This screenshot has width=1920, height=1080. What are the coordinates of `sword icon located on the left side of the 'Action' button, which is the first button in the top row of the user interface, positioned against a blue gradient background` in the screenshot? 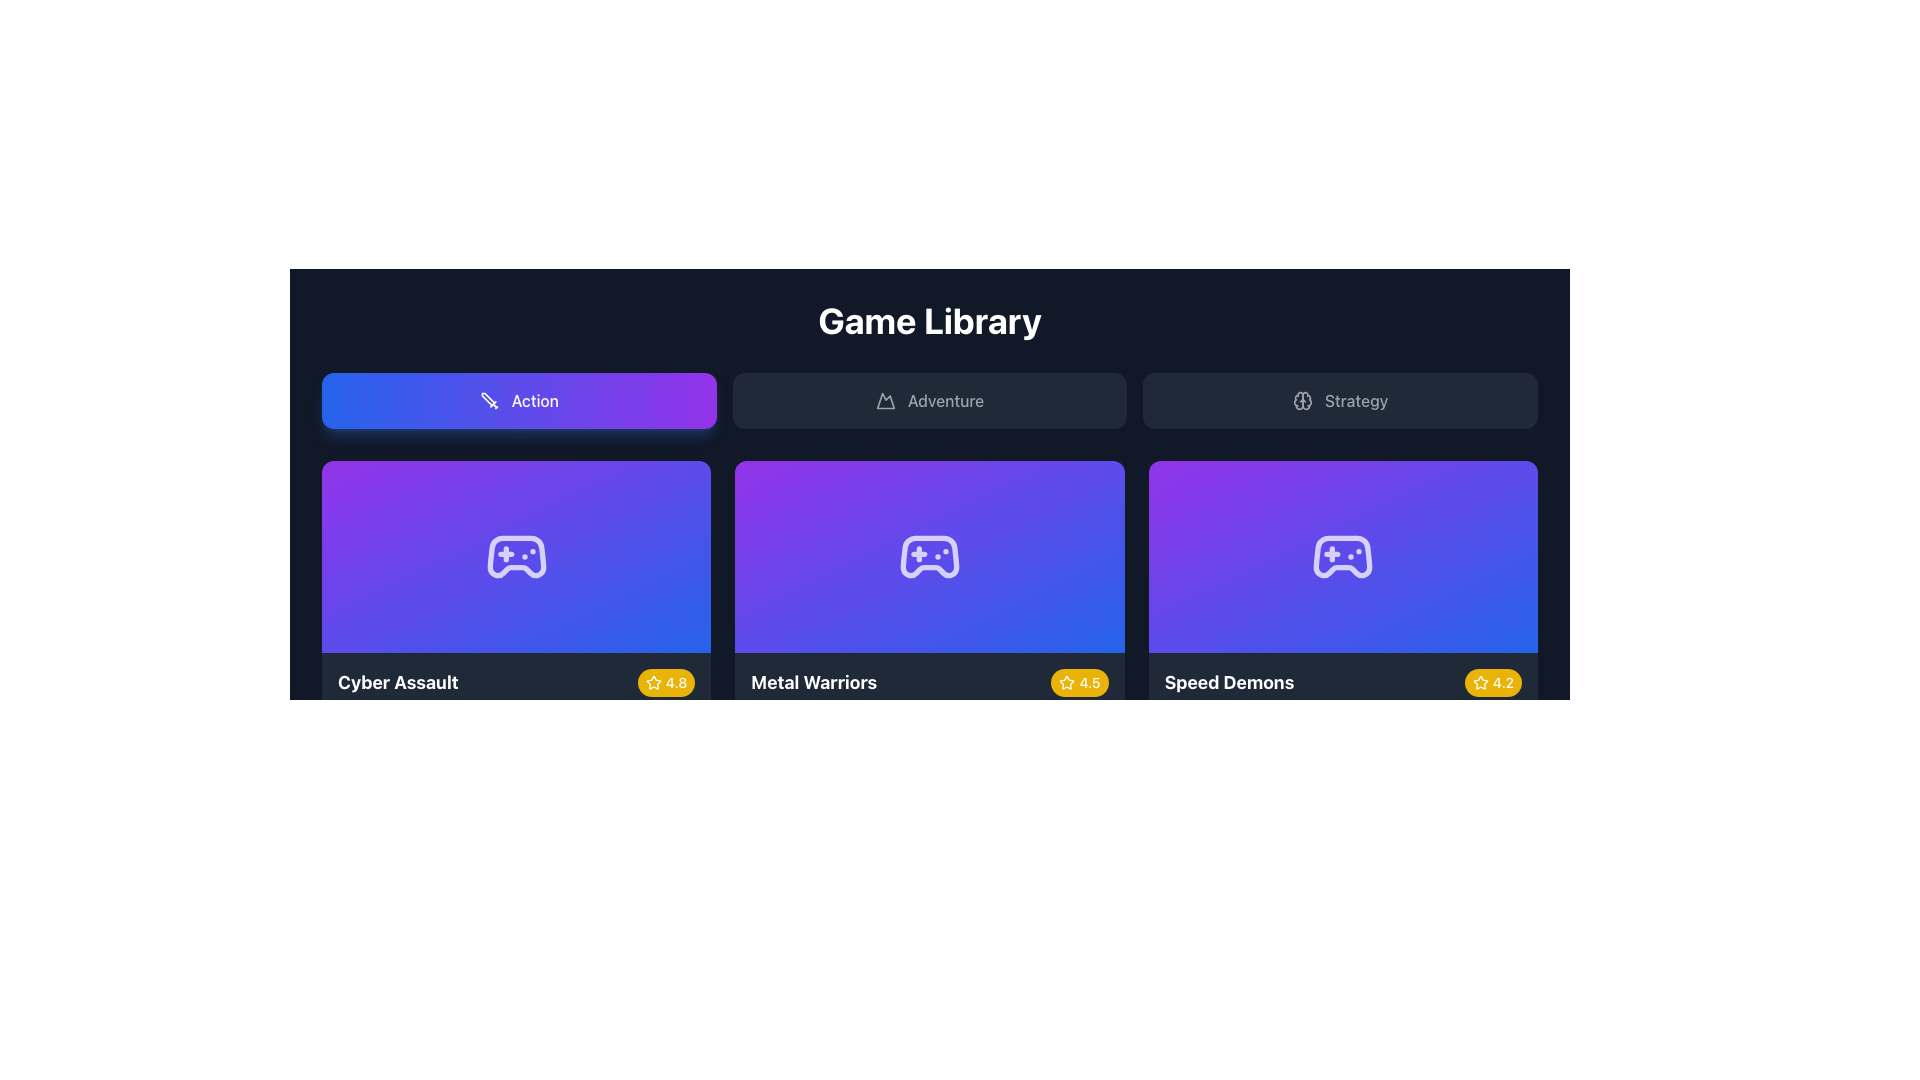 It's located at (489, 401).